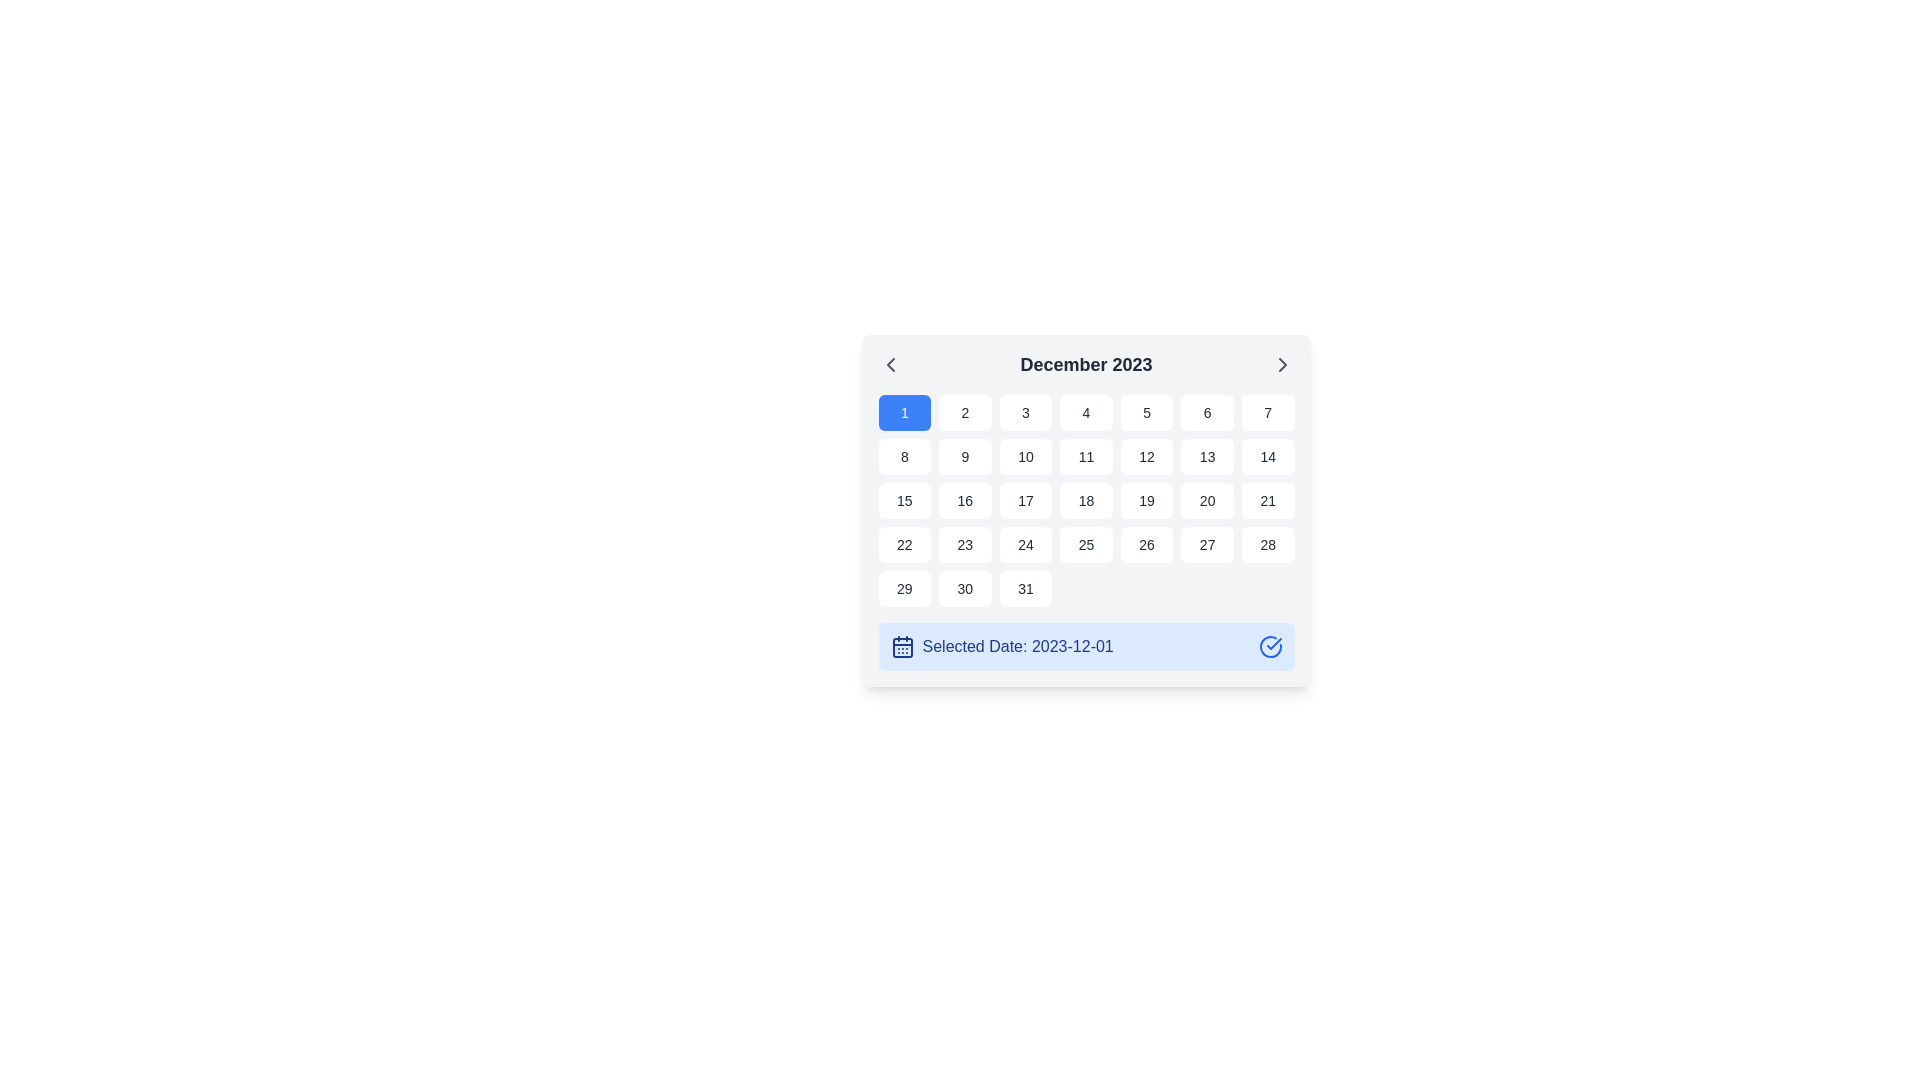 This screenshot has height=1080, width=1920. Describe the element at coordinates (1085, 647) in the screenshot. I see `the Informational panel displaying 'Selected Date: 2023-12-01', which features a blue background, rounded corners, and includes a calendar icon on the left and a checkmark on the right` at that location.